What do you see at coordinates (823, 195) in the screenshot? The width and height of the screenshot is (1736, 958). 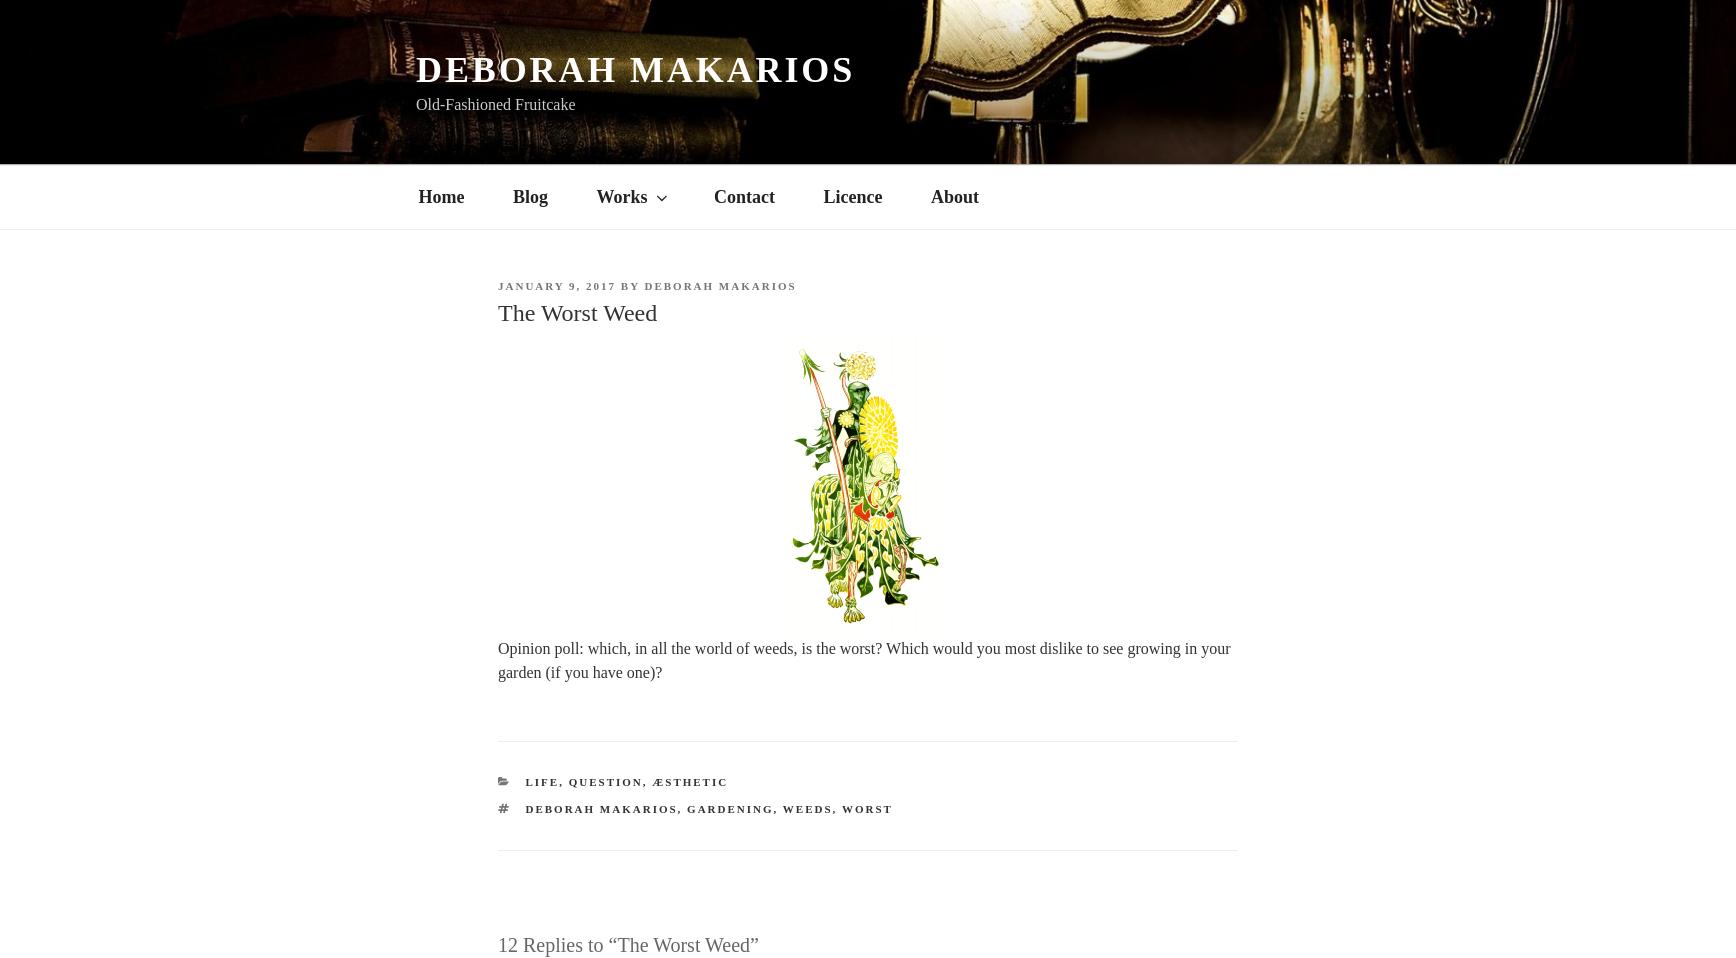 I see `'Licence'` at bounding box center [823, 195].